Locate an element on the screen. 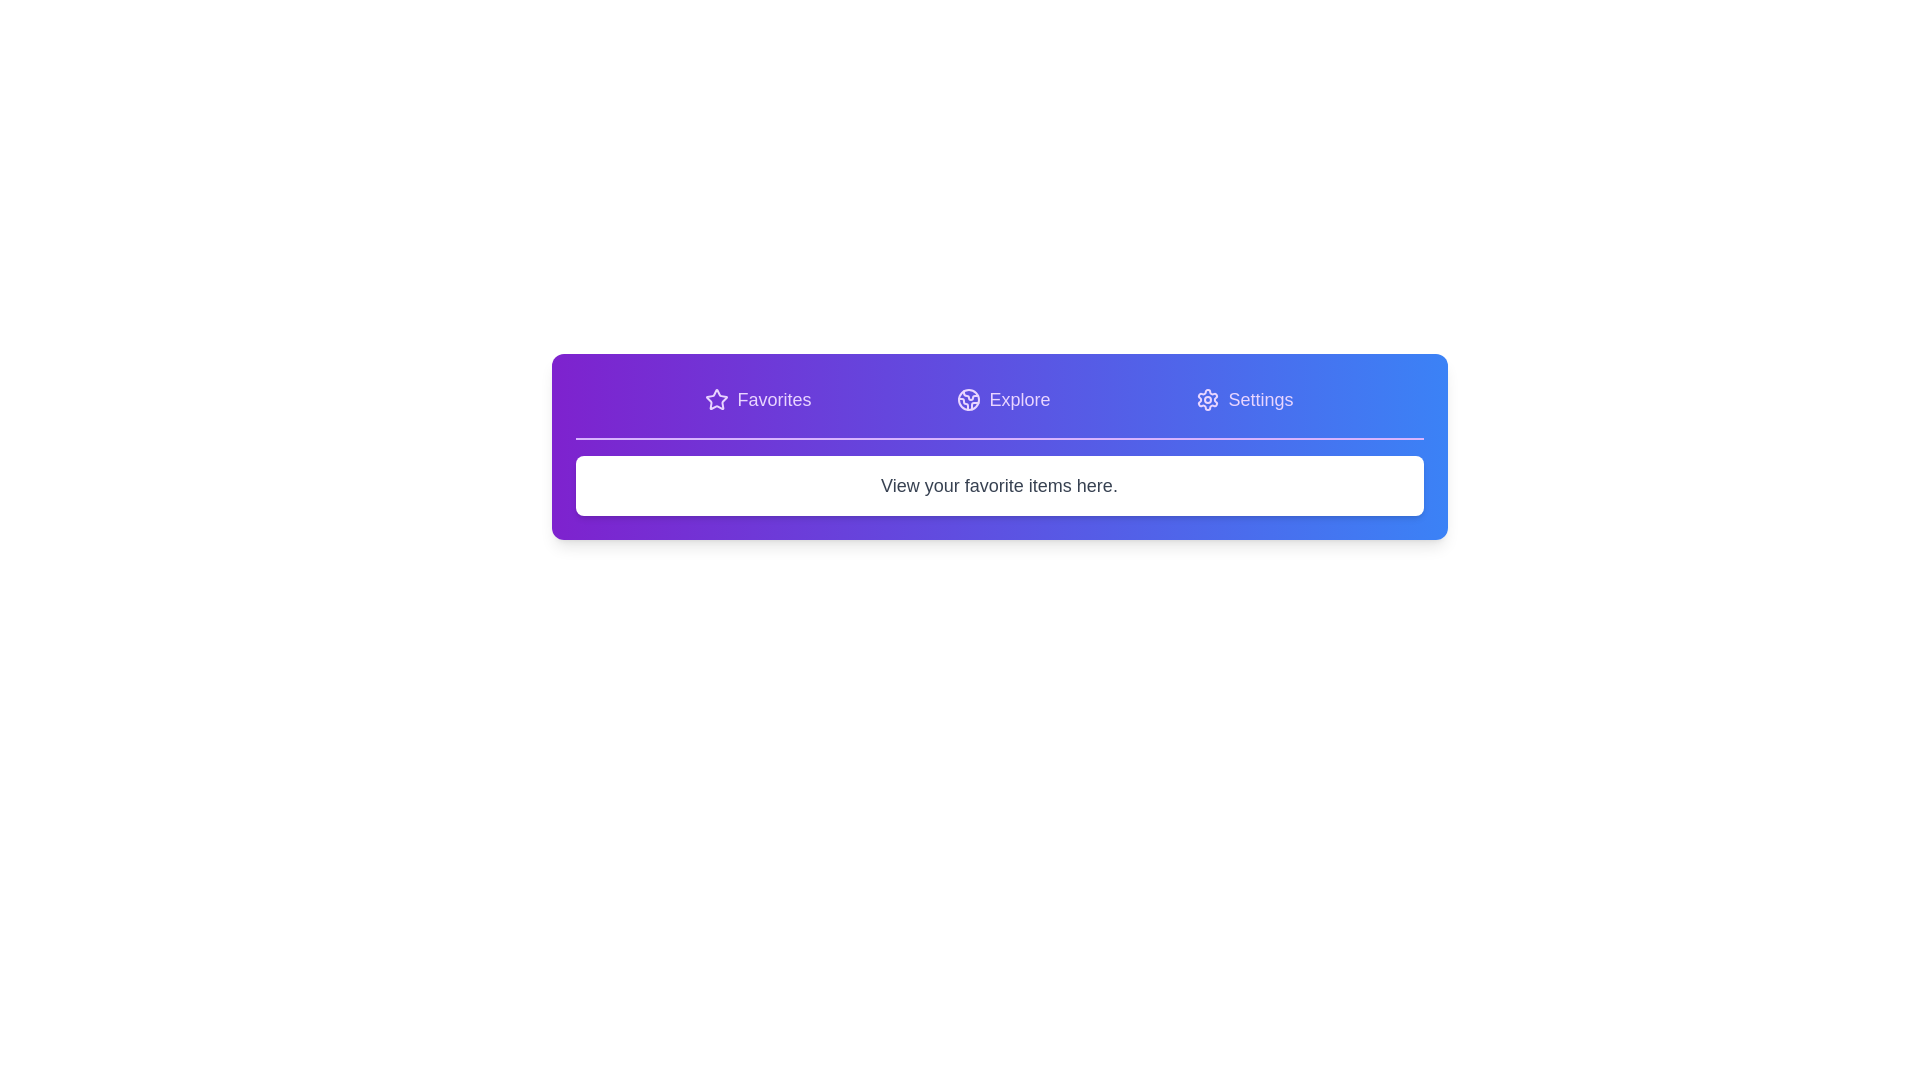 The height and width of the screenshot is (1080, 1920). the tab labeled 'Settings' to display its corresponding content is located at coordinates (1242, 400).